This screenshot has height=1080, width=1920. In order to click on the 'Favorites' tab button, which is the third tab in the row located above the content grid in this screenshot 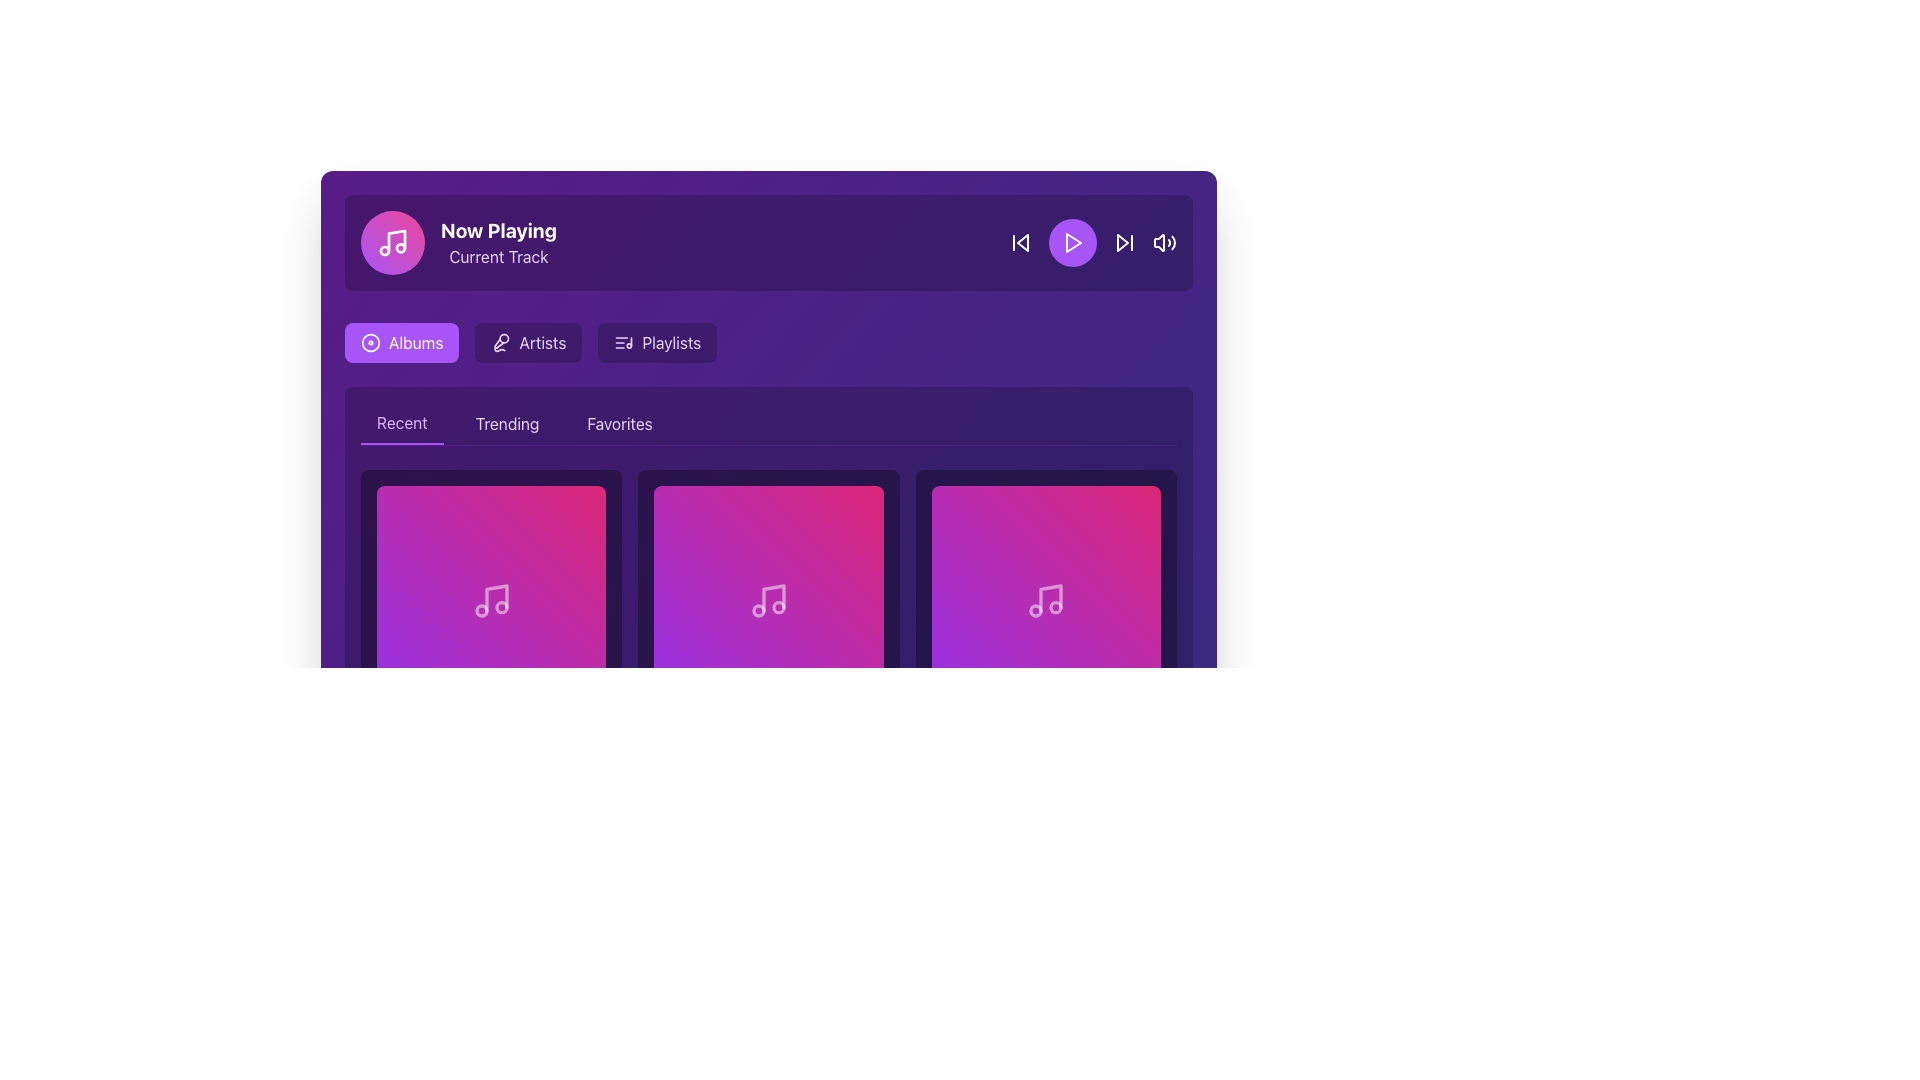, I will do `click(619, 423)`.